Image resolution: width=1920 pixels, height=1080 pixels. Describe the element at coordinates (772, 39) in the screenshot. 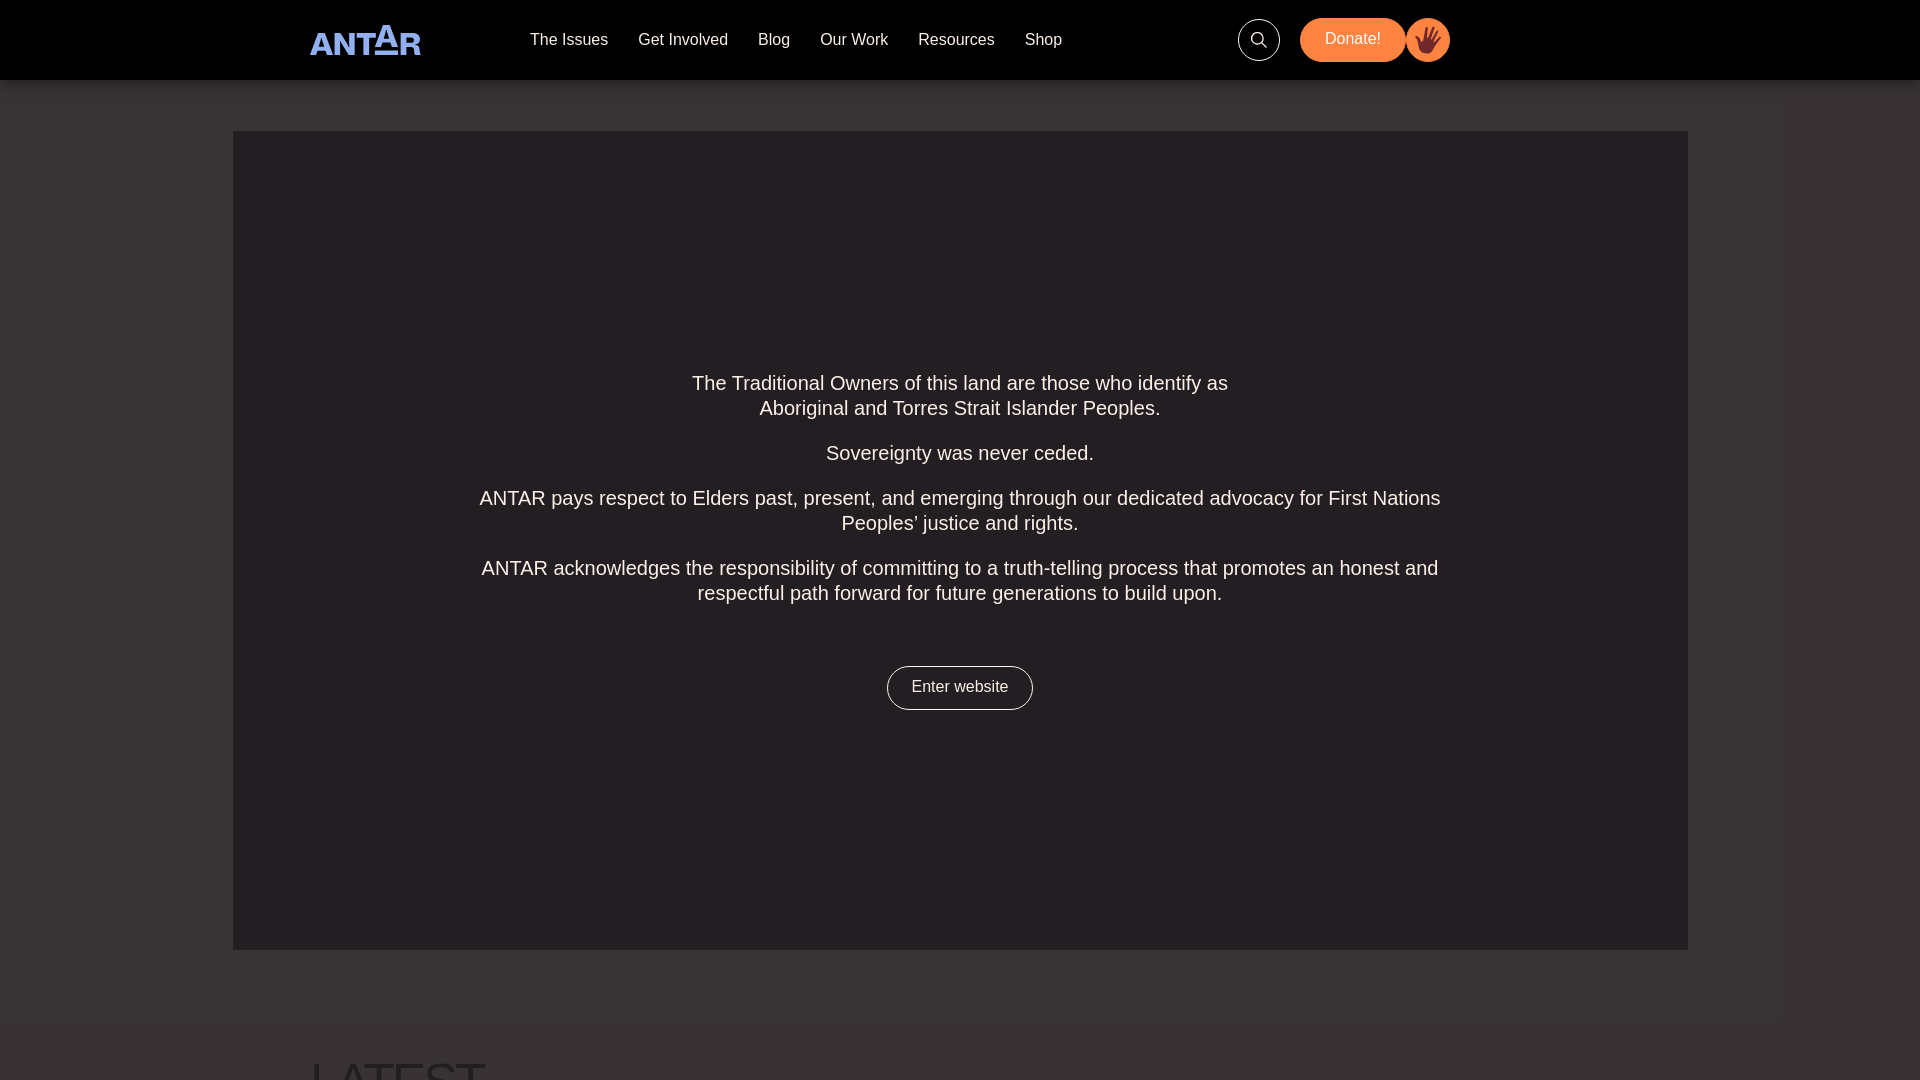

I see `'Blog'` at that location.